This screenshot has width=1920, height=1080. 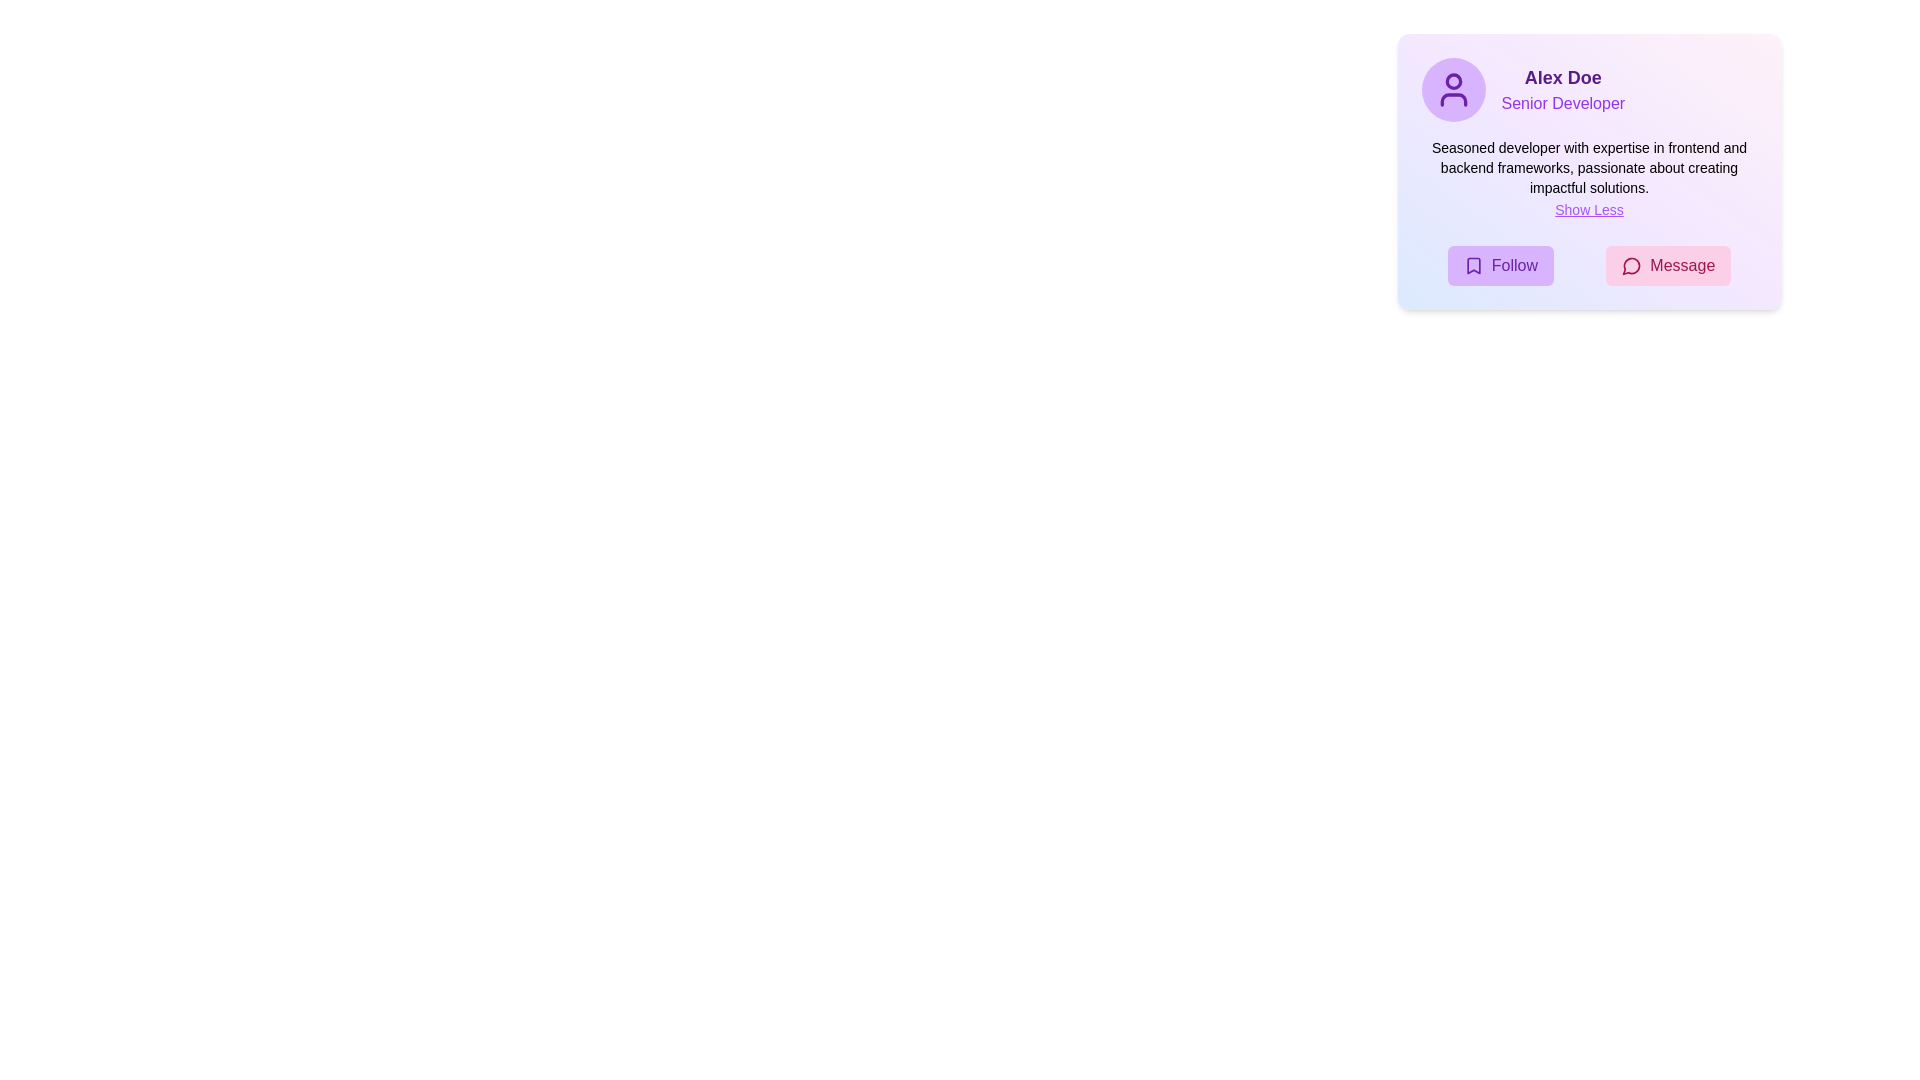 What do you see at coordinates (1453, 88) in the screenshot?
I see `the user profile icon, which is a circular representation of a person with a minimalistic design, located in the upper-left corner of the profile card component` at bounding box center [1453, 88].